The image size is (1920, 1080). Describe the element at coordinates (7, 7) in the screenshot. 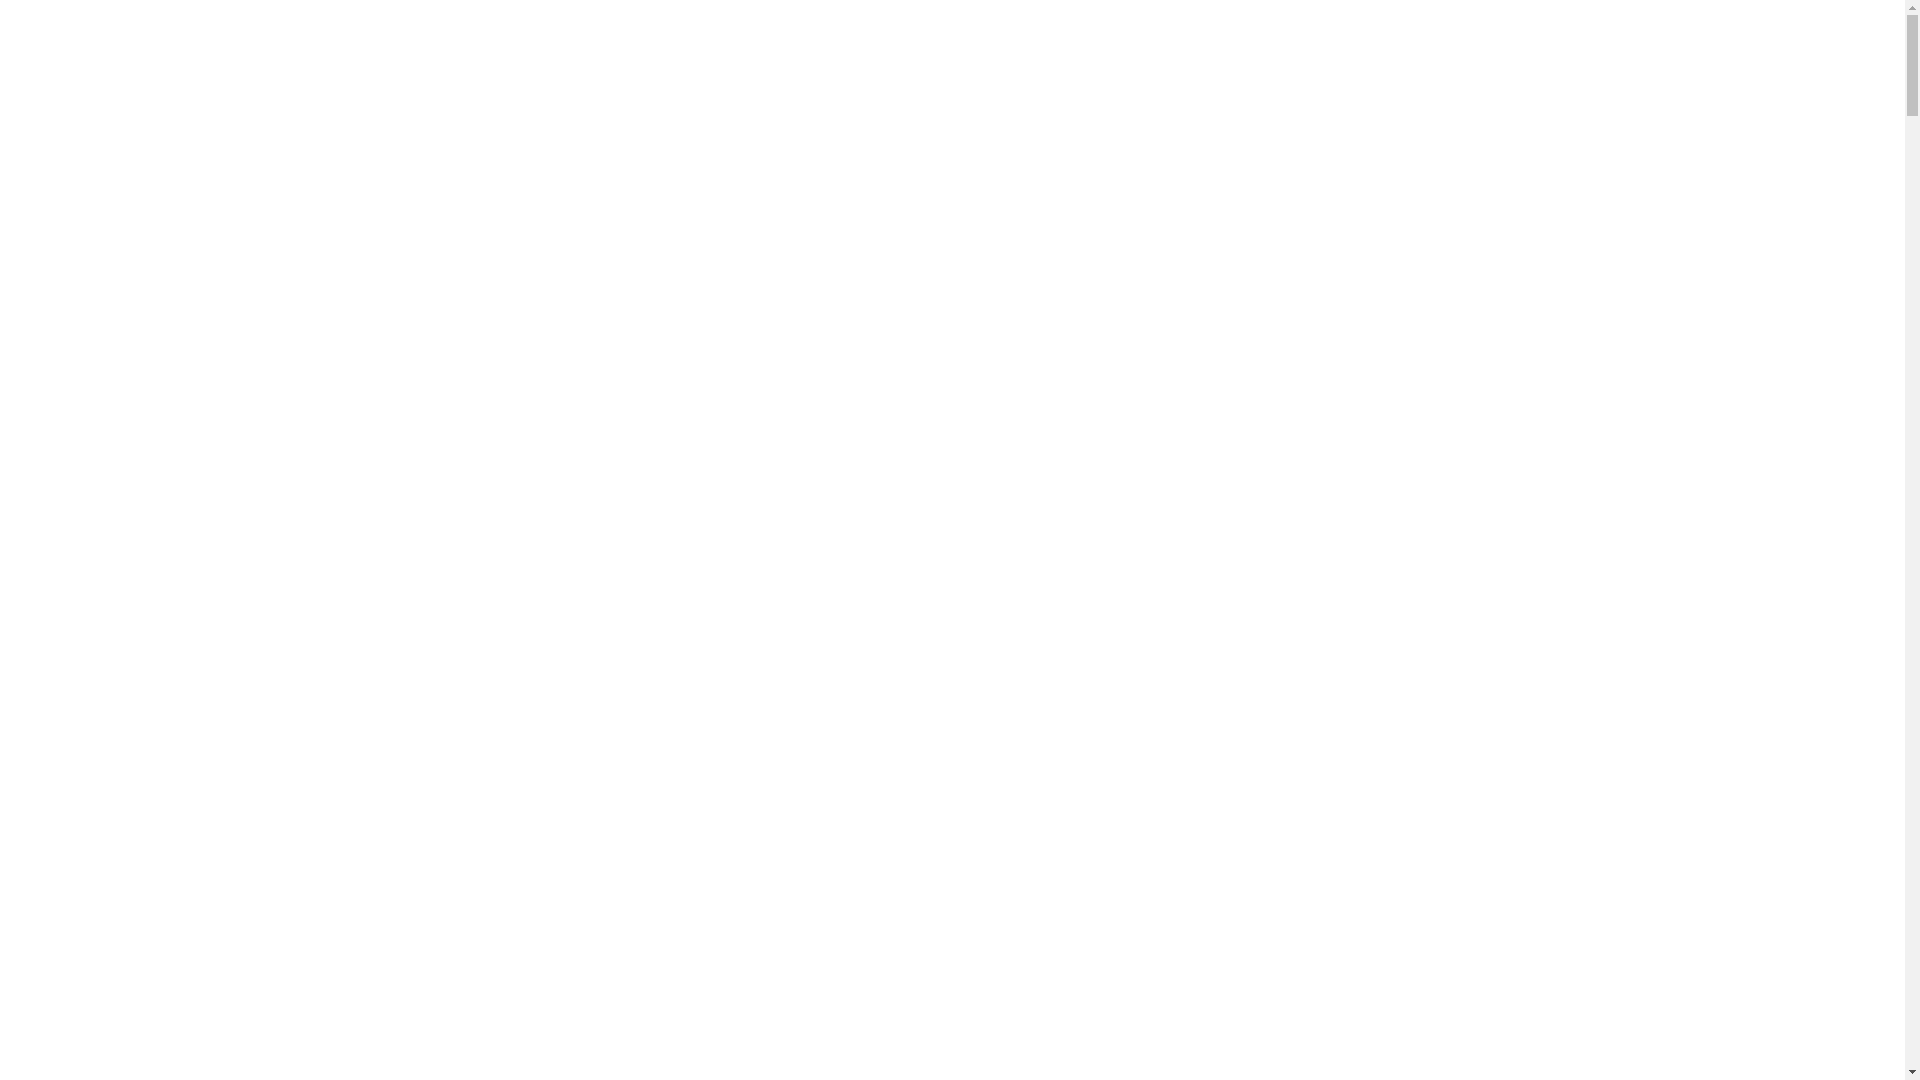

I see `'Passer au contenu'` at that location.